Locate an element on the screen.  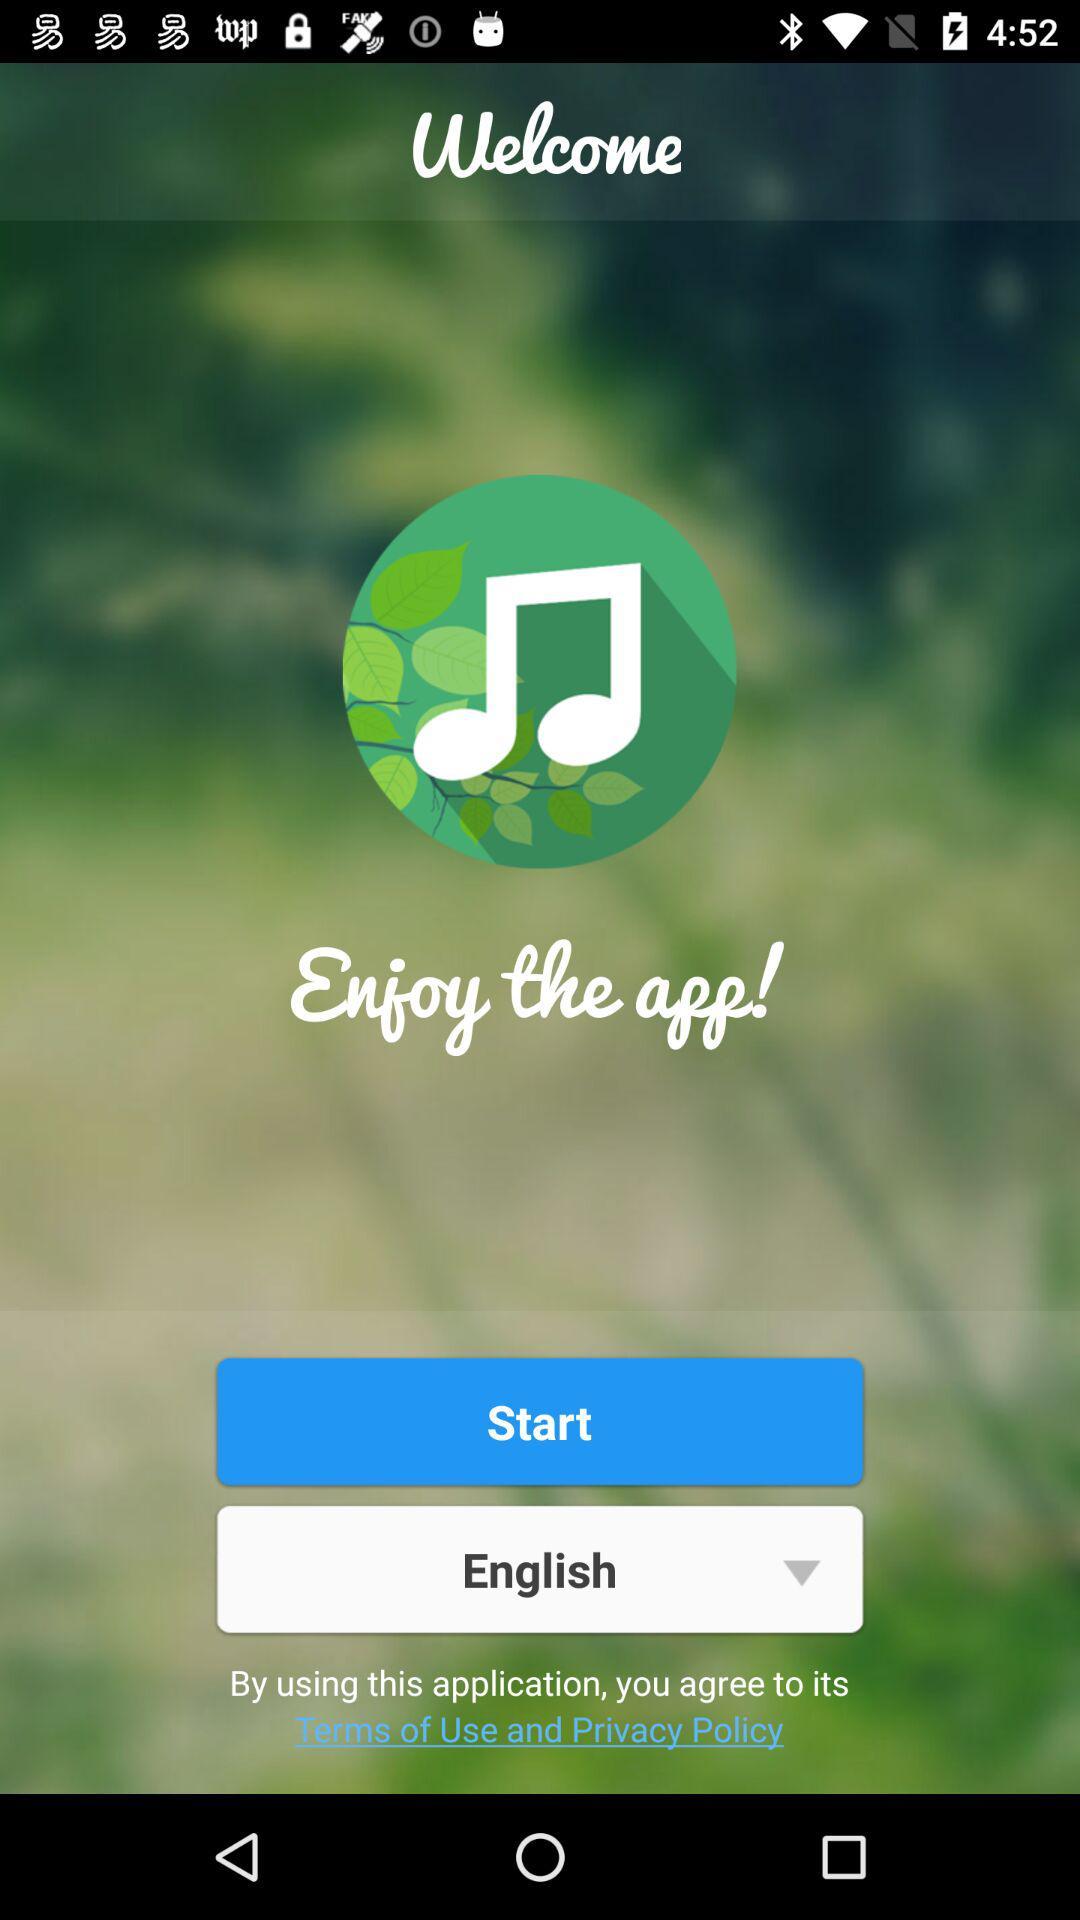
item above english item is located at coordinates (538, 1420).